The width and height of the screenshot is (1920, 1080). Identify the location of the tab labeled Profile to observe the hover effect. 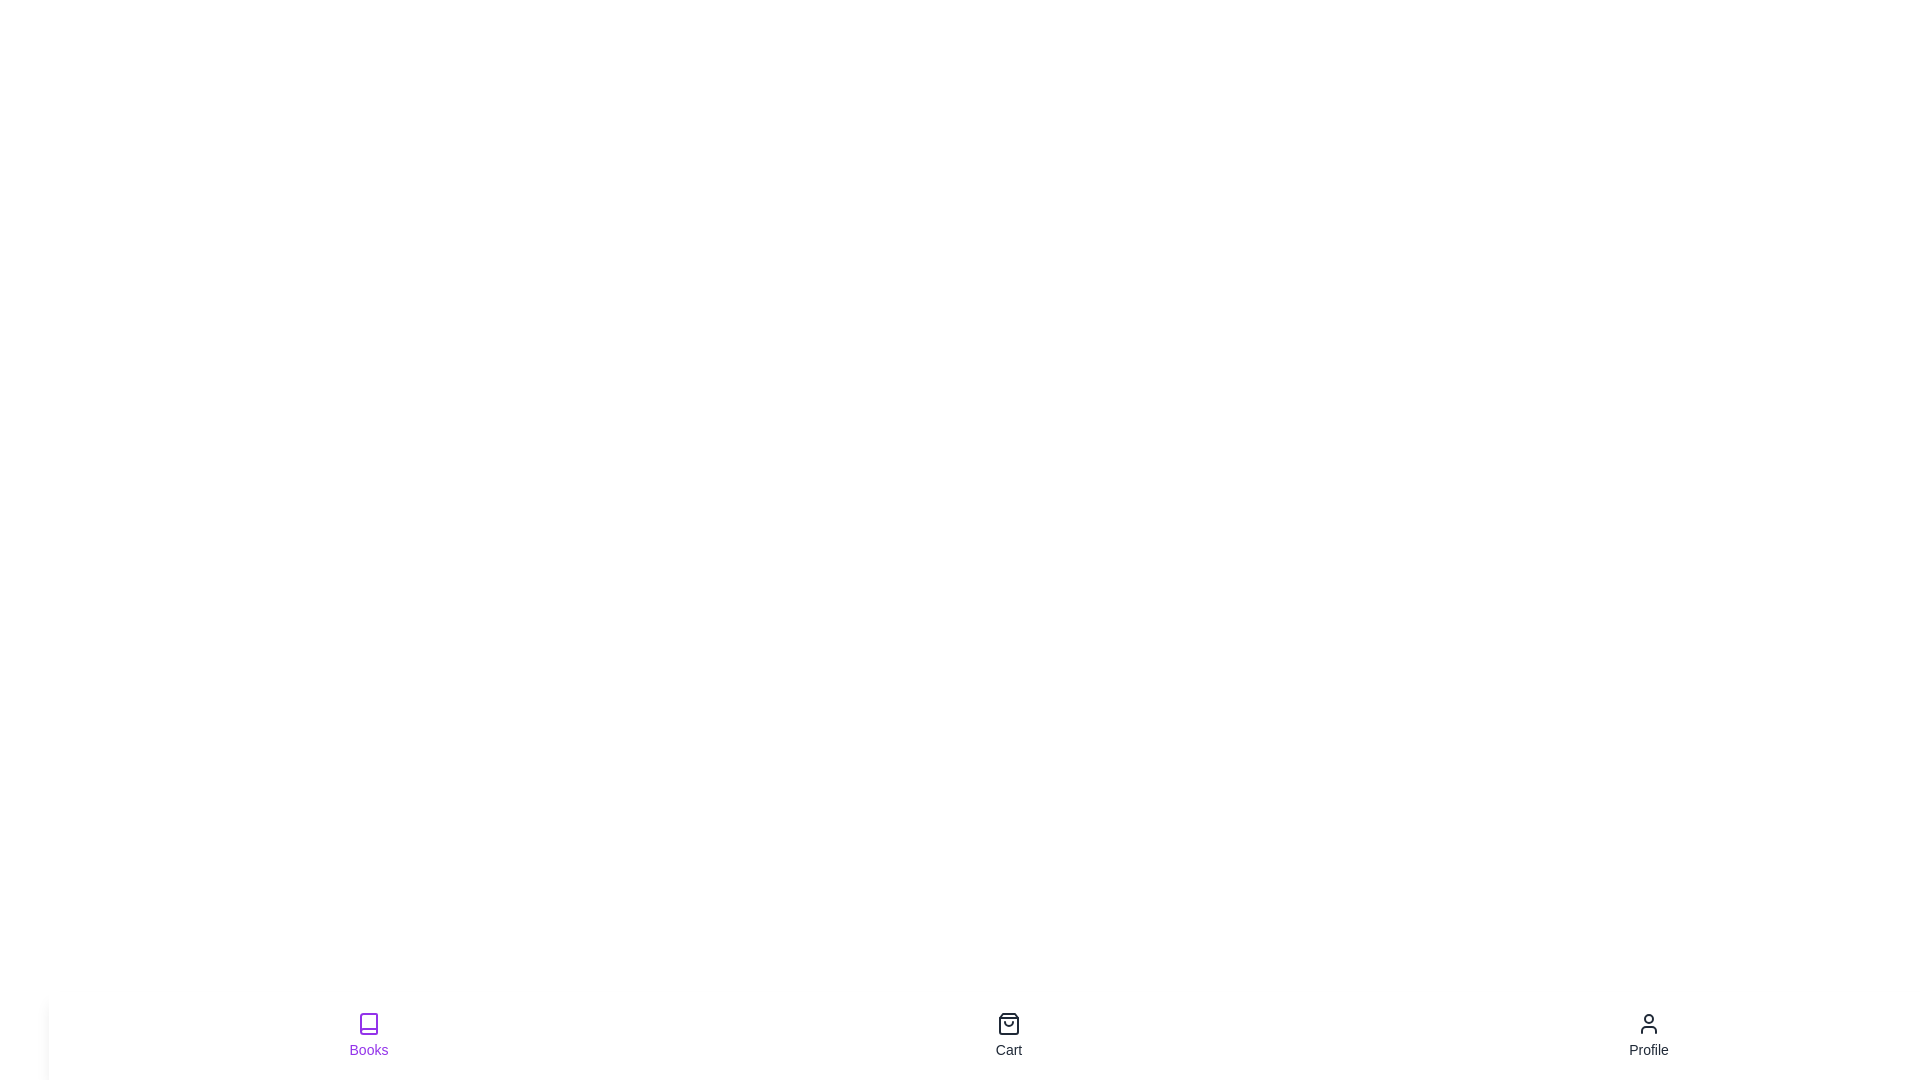
(1649, 1035).